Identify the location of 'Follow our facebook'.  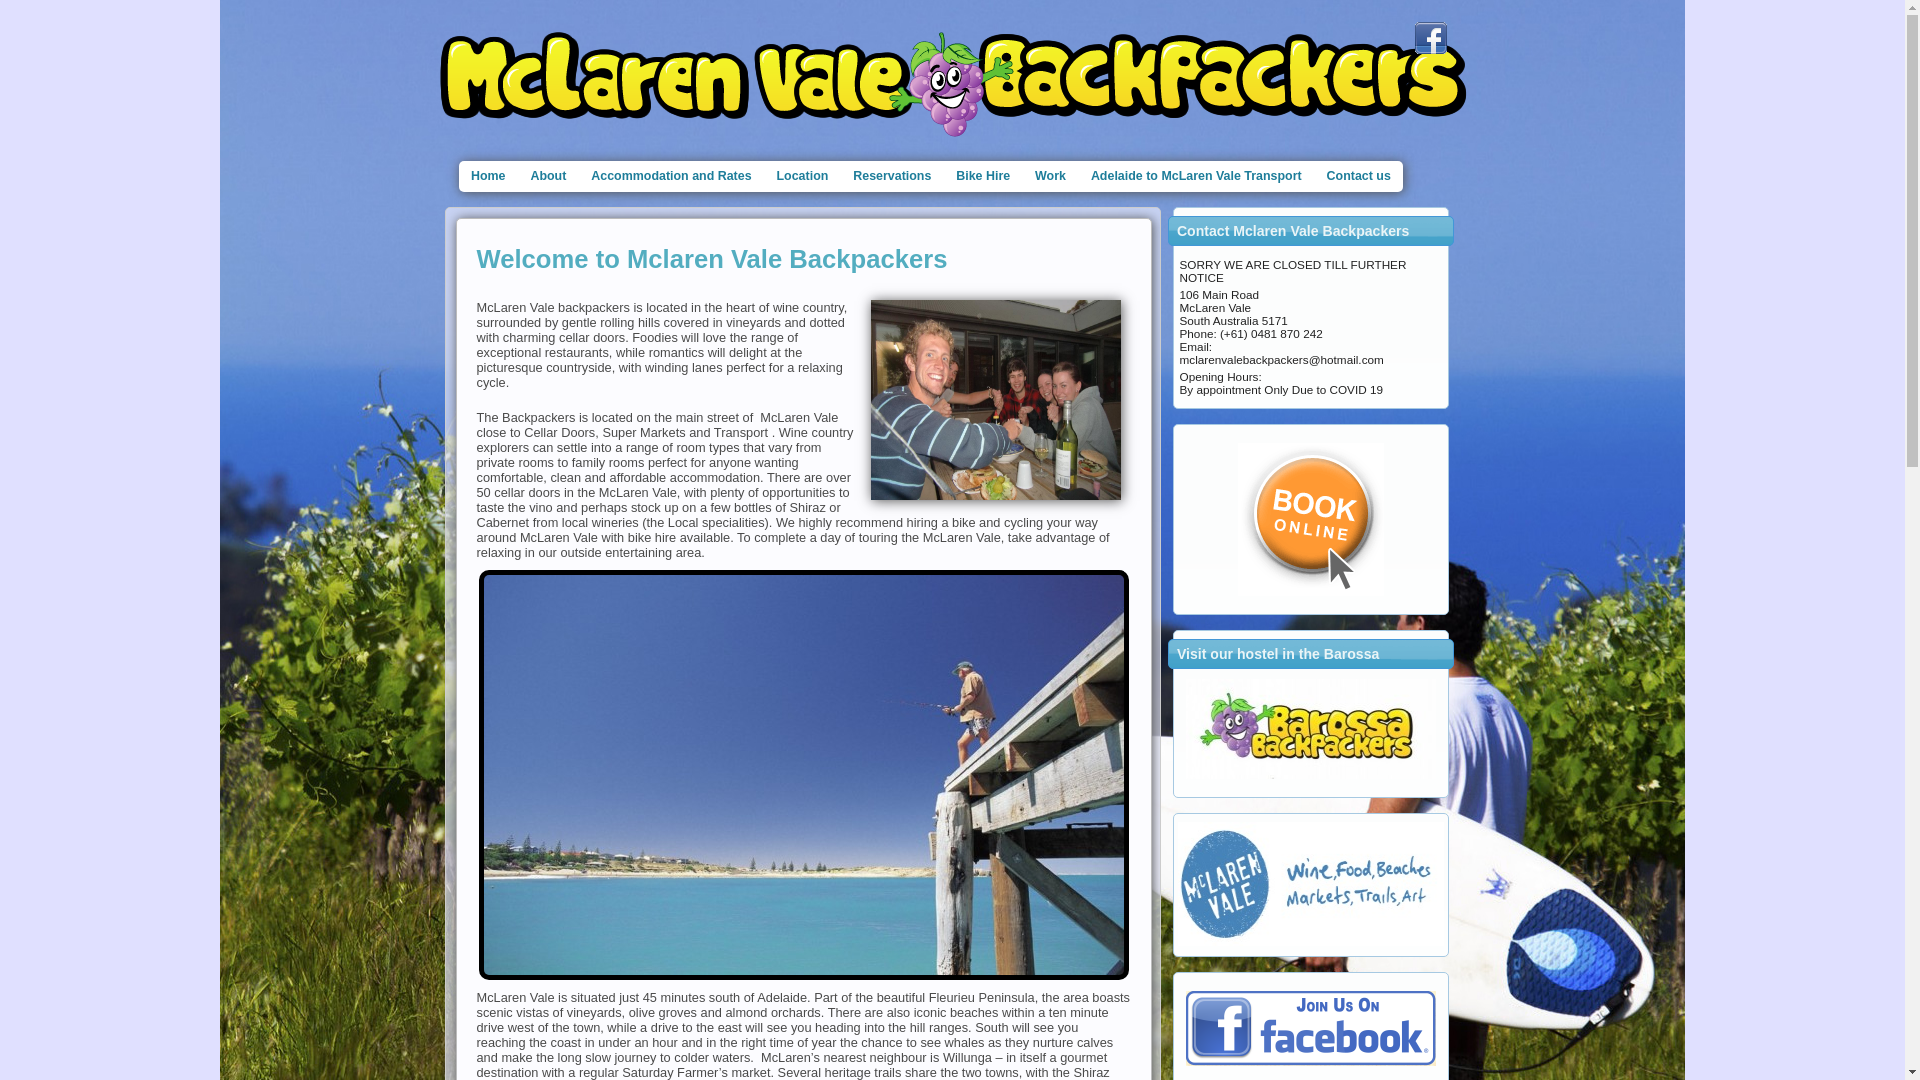
(1429, 38).